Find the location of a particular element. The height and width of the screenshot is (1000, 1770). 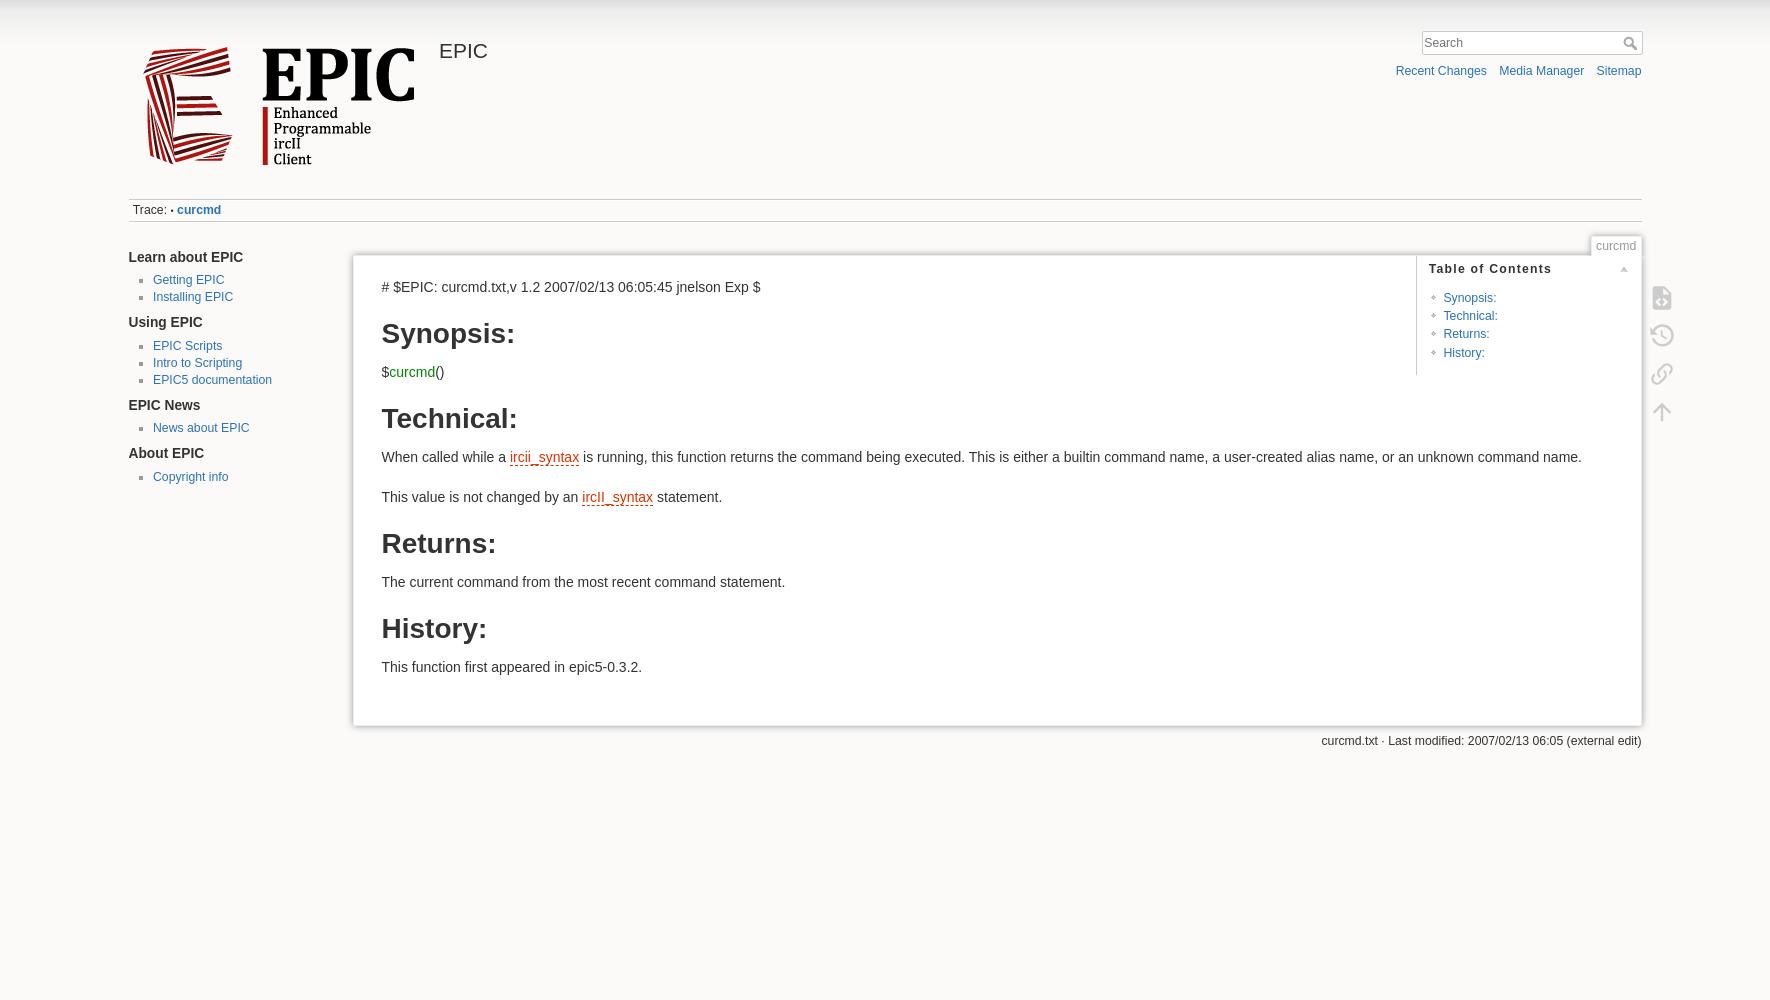

'EPIC News' is located at coordinates (164, 404).